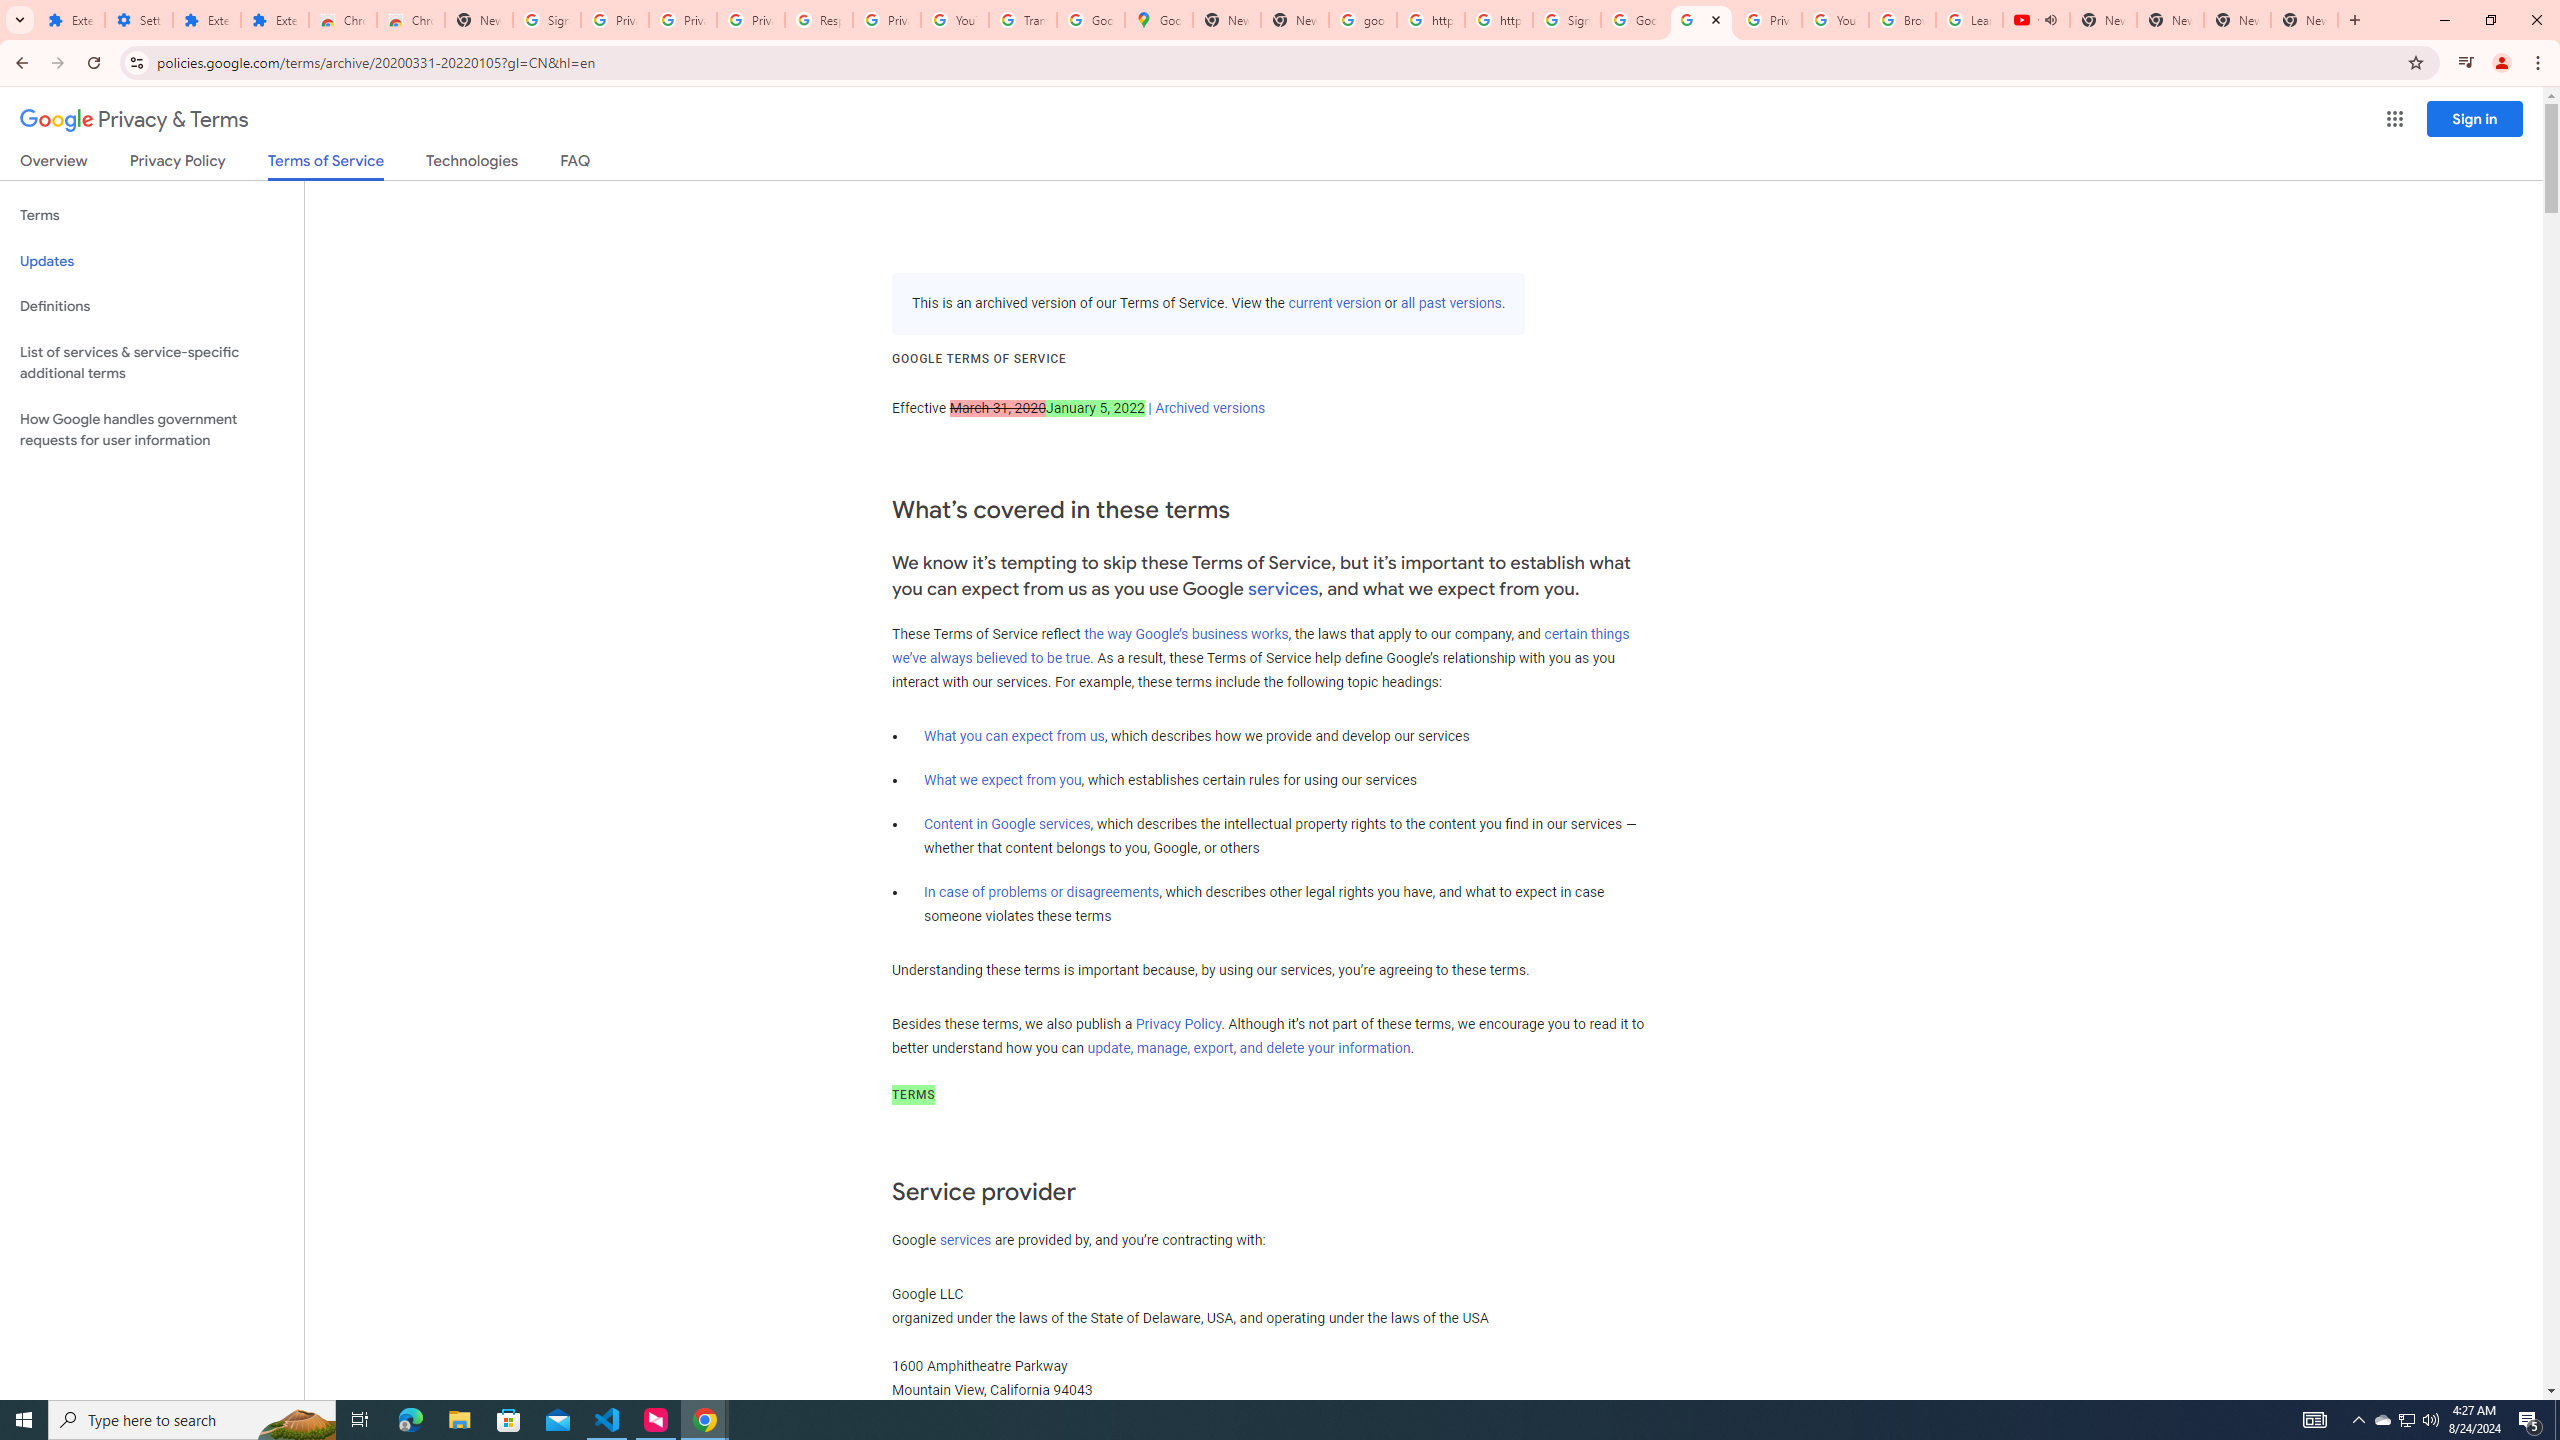 This screenshot has width=2560, height=1440. Describe the element at coordinates (1565, 19) in the screenshot. I see `'Sign in - Google Accounts'` at that location.